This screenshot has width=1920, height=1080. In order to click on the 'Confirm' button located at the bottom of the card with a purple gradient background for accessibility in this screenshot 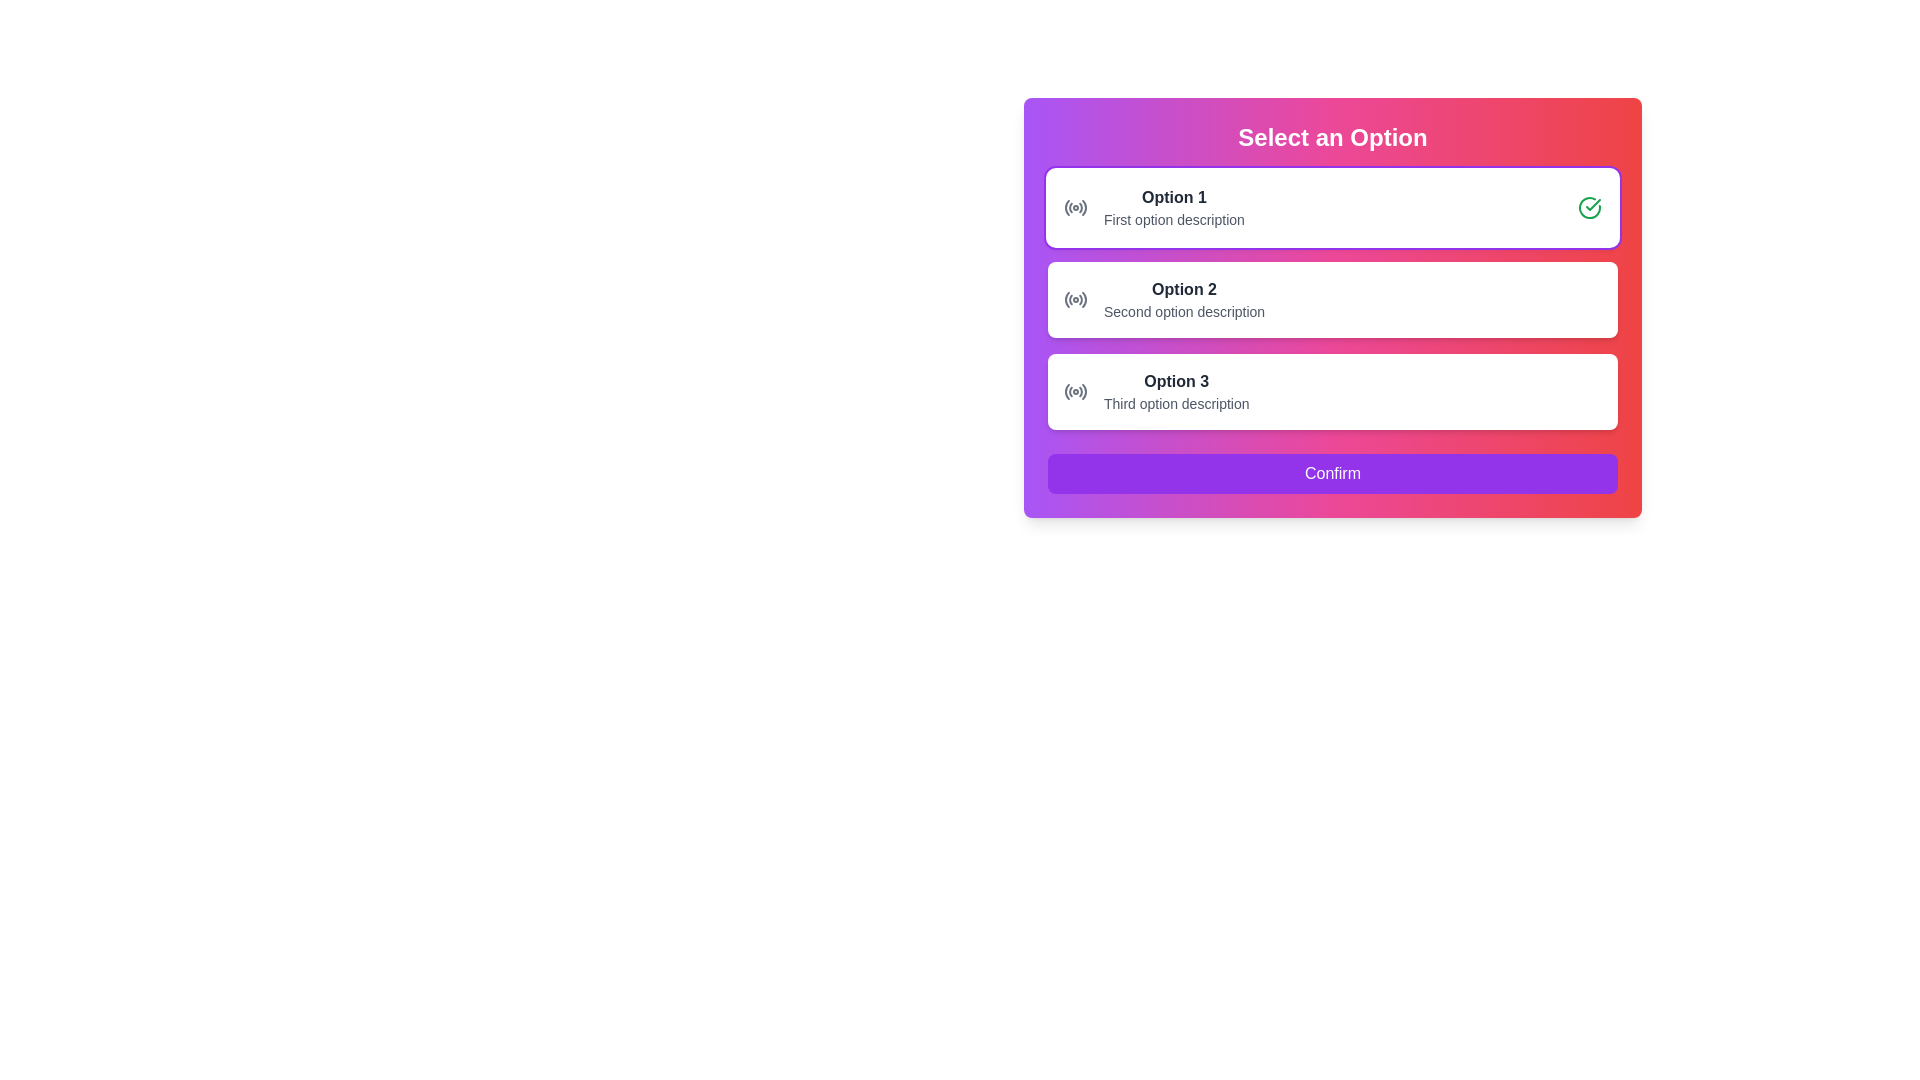, I will do `click(1333, 474)`.